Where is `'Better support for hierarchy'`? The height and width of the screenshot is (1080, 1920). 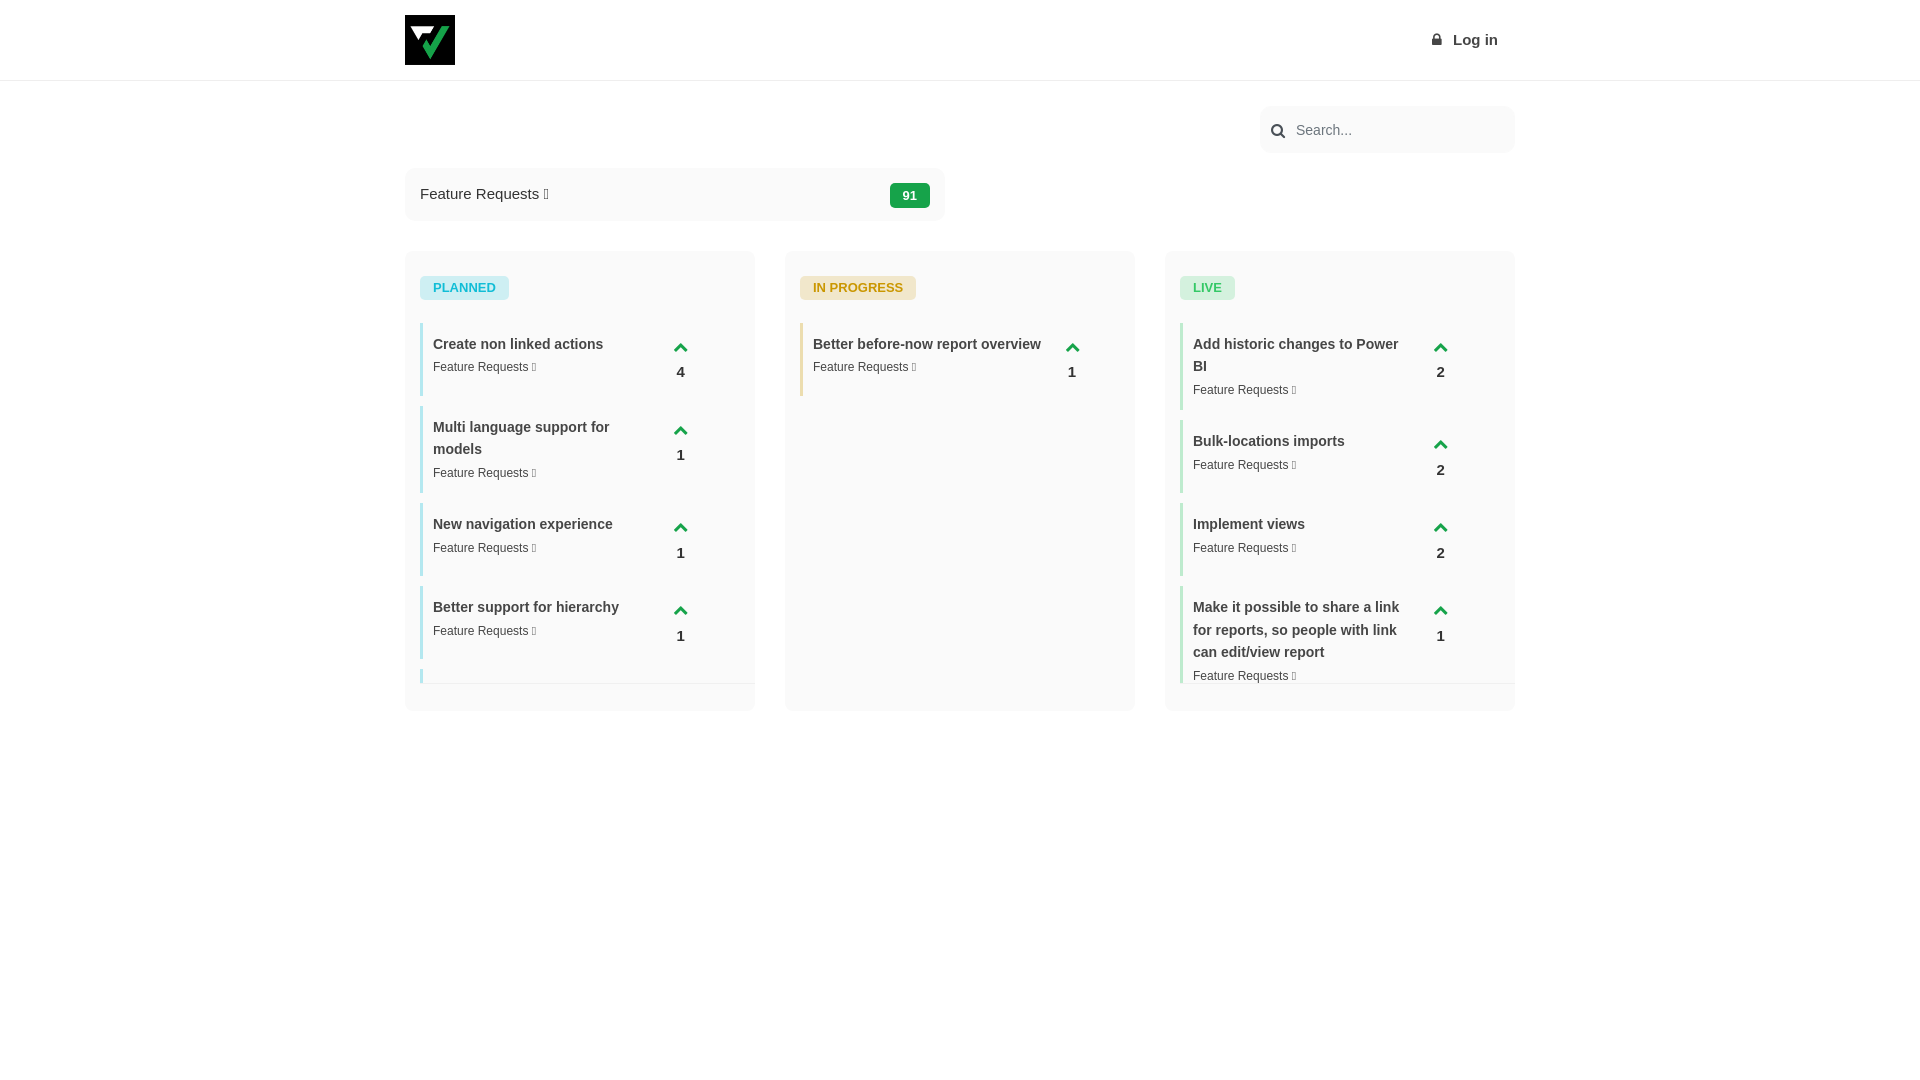 'Better support for hierarchy' is located at coordinates (526, 605).